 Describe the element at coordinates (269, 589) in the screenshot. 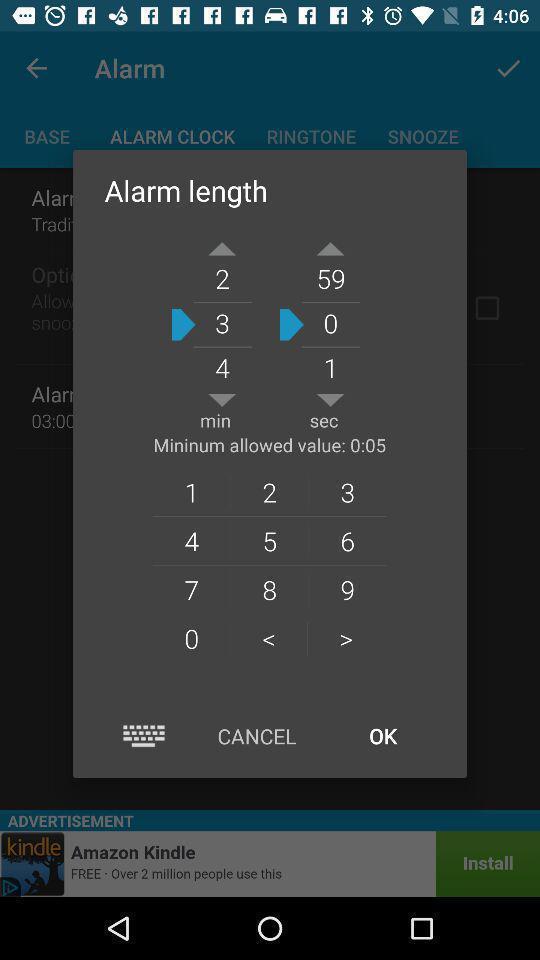

I see `item to the right of the 4` at that location.